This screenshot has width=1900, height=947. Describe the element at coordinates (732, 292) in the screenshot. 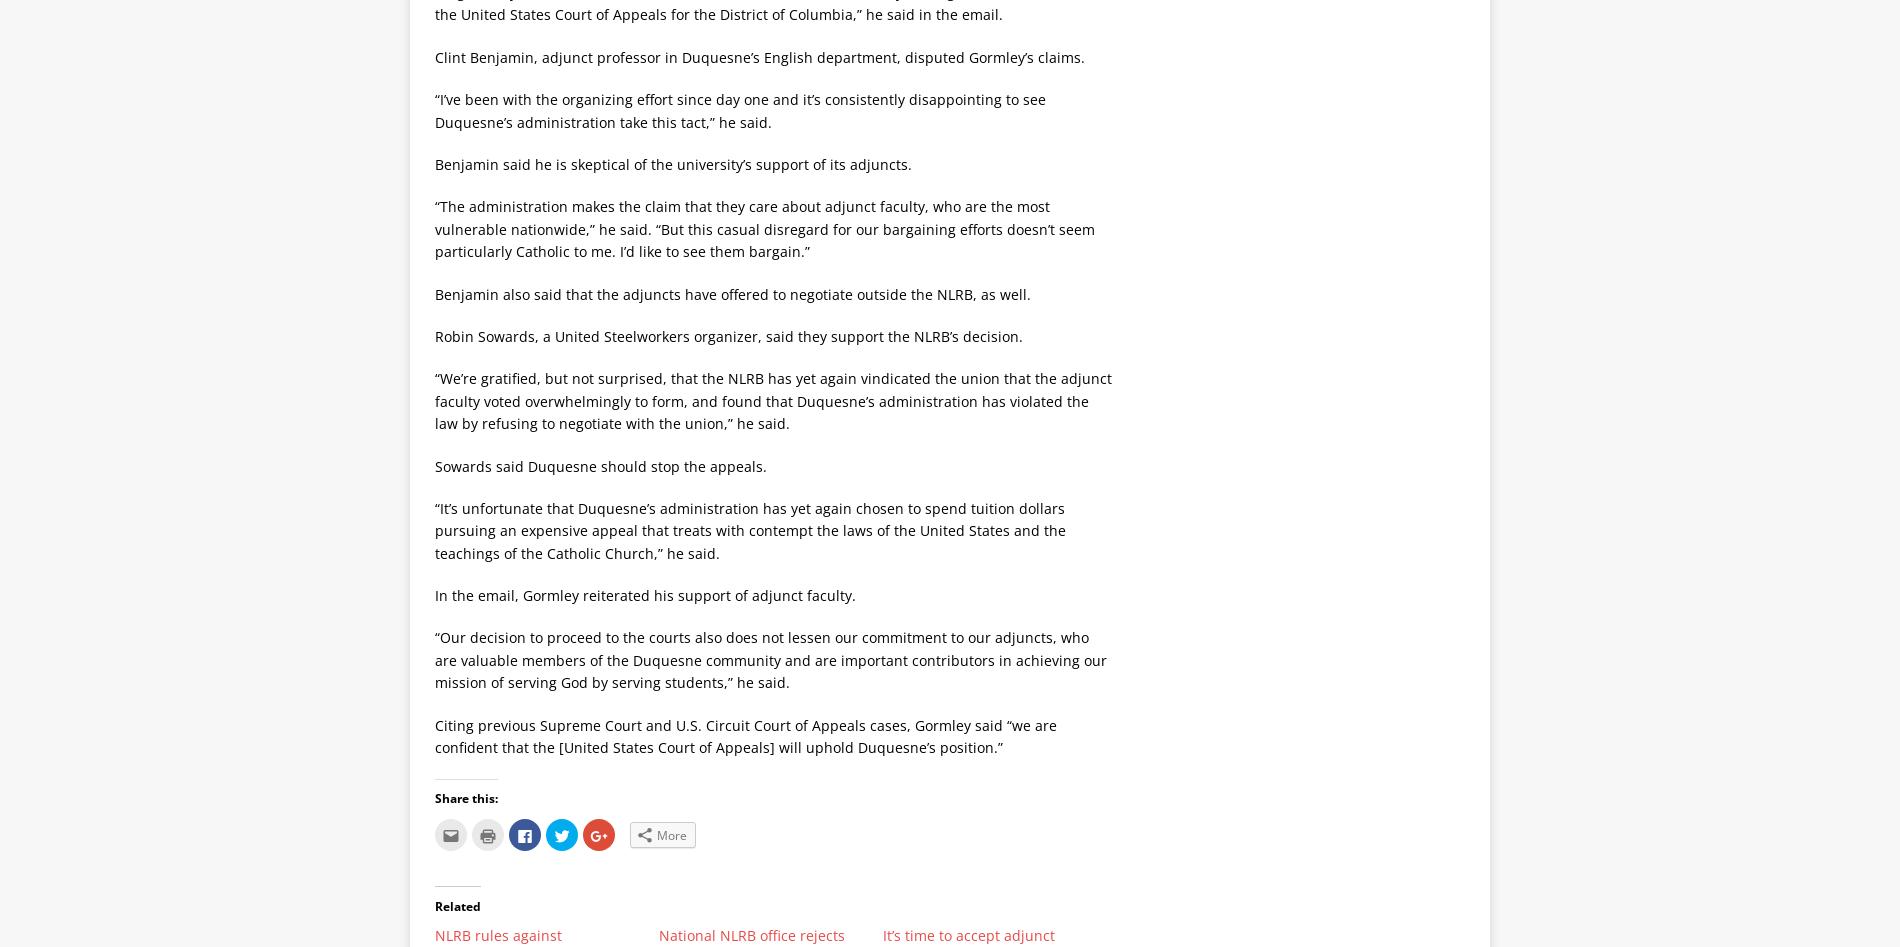

I see `'Benjamin also said that the adjuncts have offered to negotiate outside the NLRB, as well.'` at that location.